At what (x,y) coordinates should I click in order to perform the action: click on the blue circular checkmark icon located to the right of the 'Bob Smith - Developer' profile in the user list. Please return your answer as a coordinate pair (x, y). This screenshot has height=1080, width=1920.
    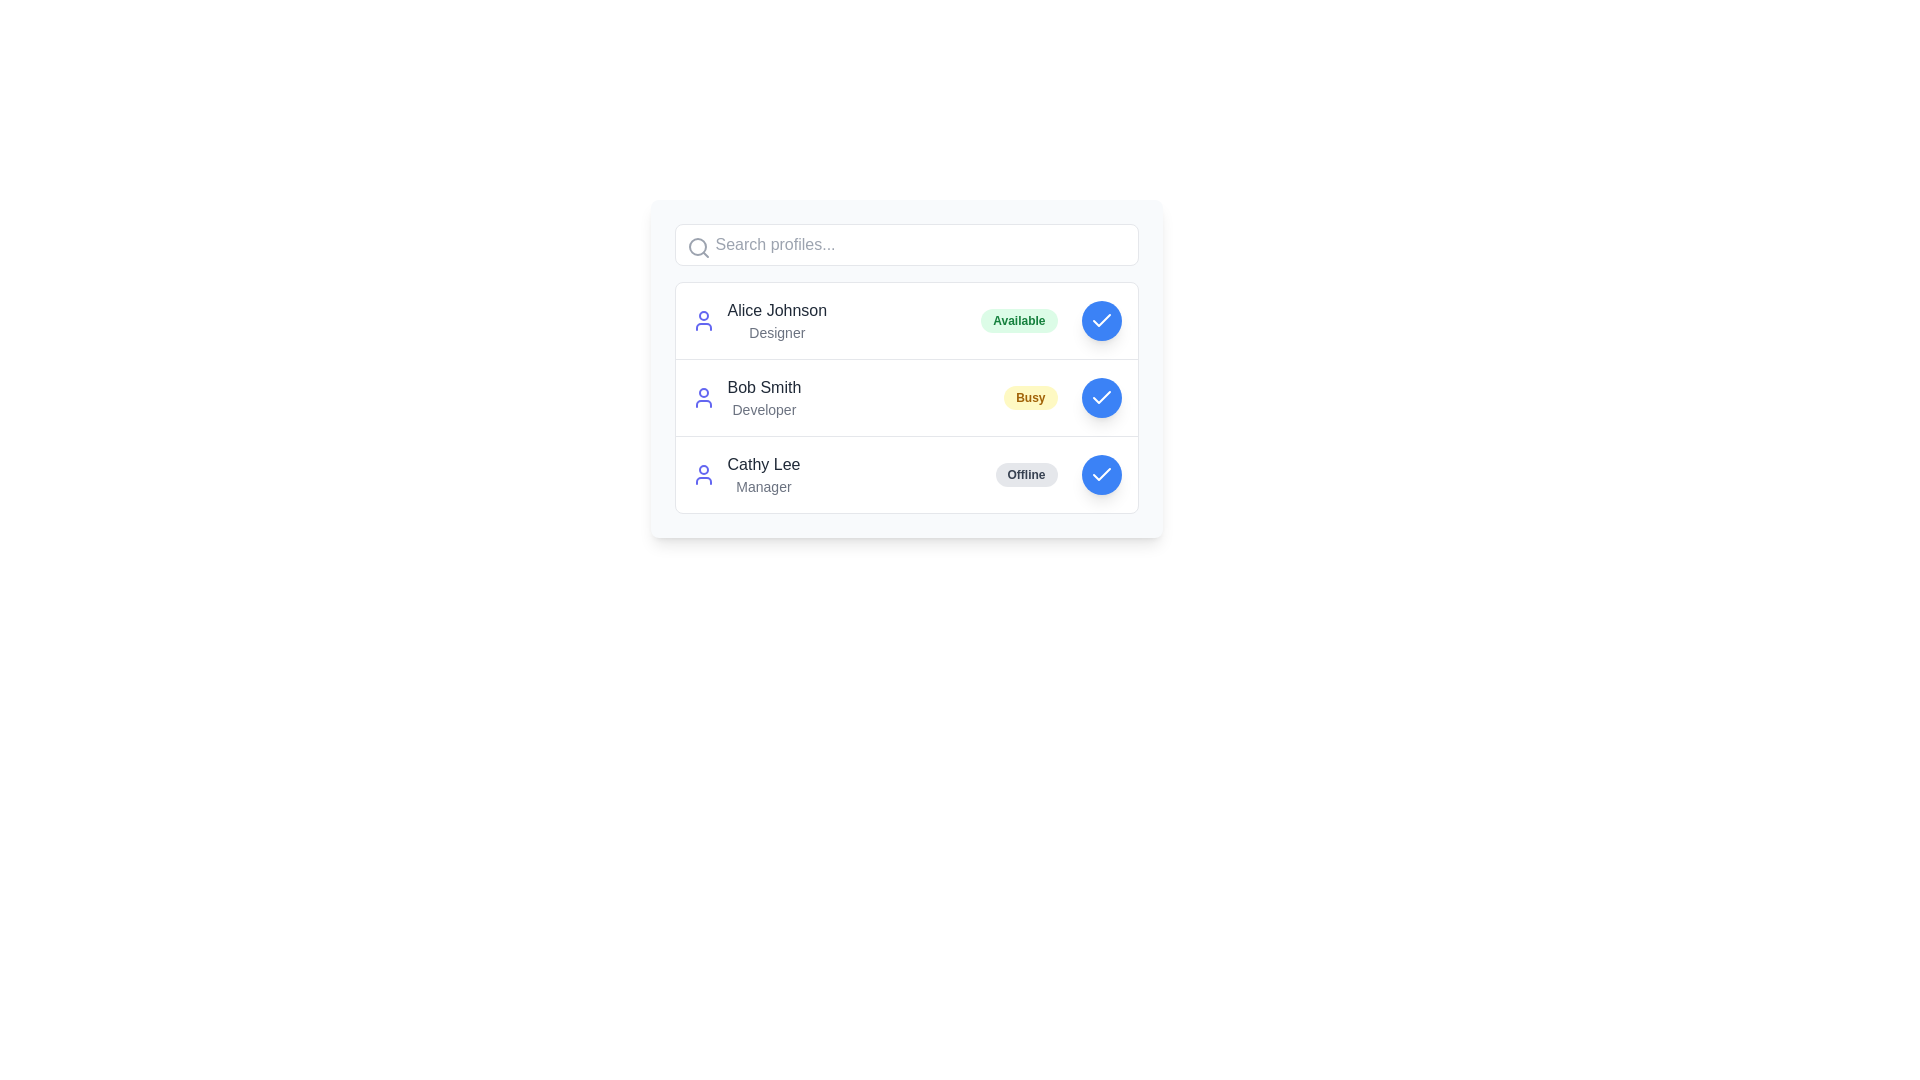
    Looking at the image, I should click on (1100, 397).